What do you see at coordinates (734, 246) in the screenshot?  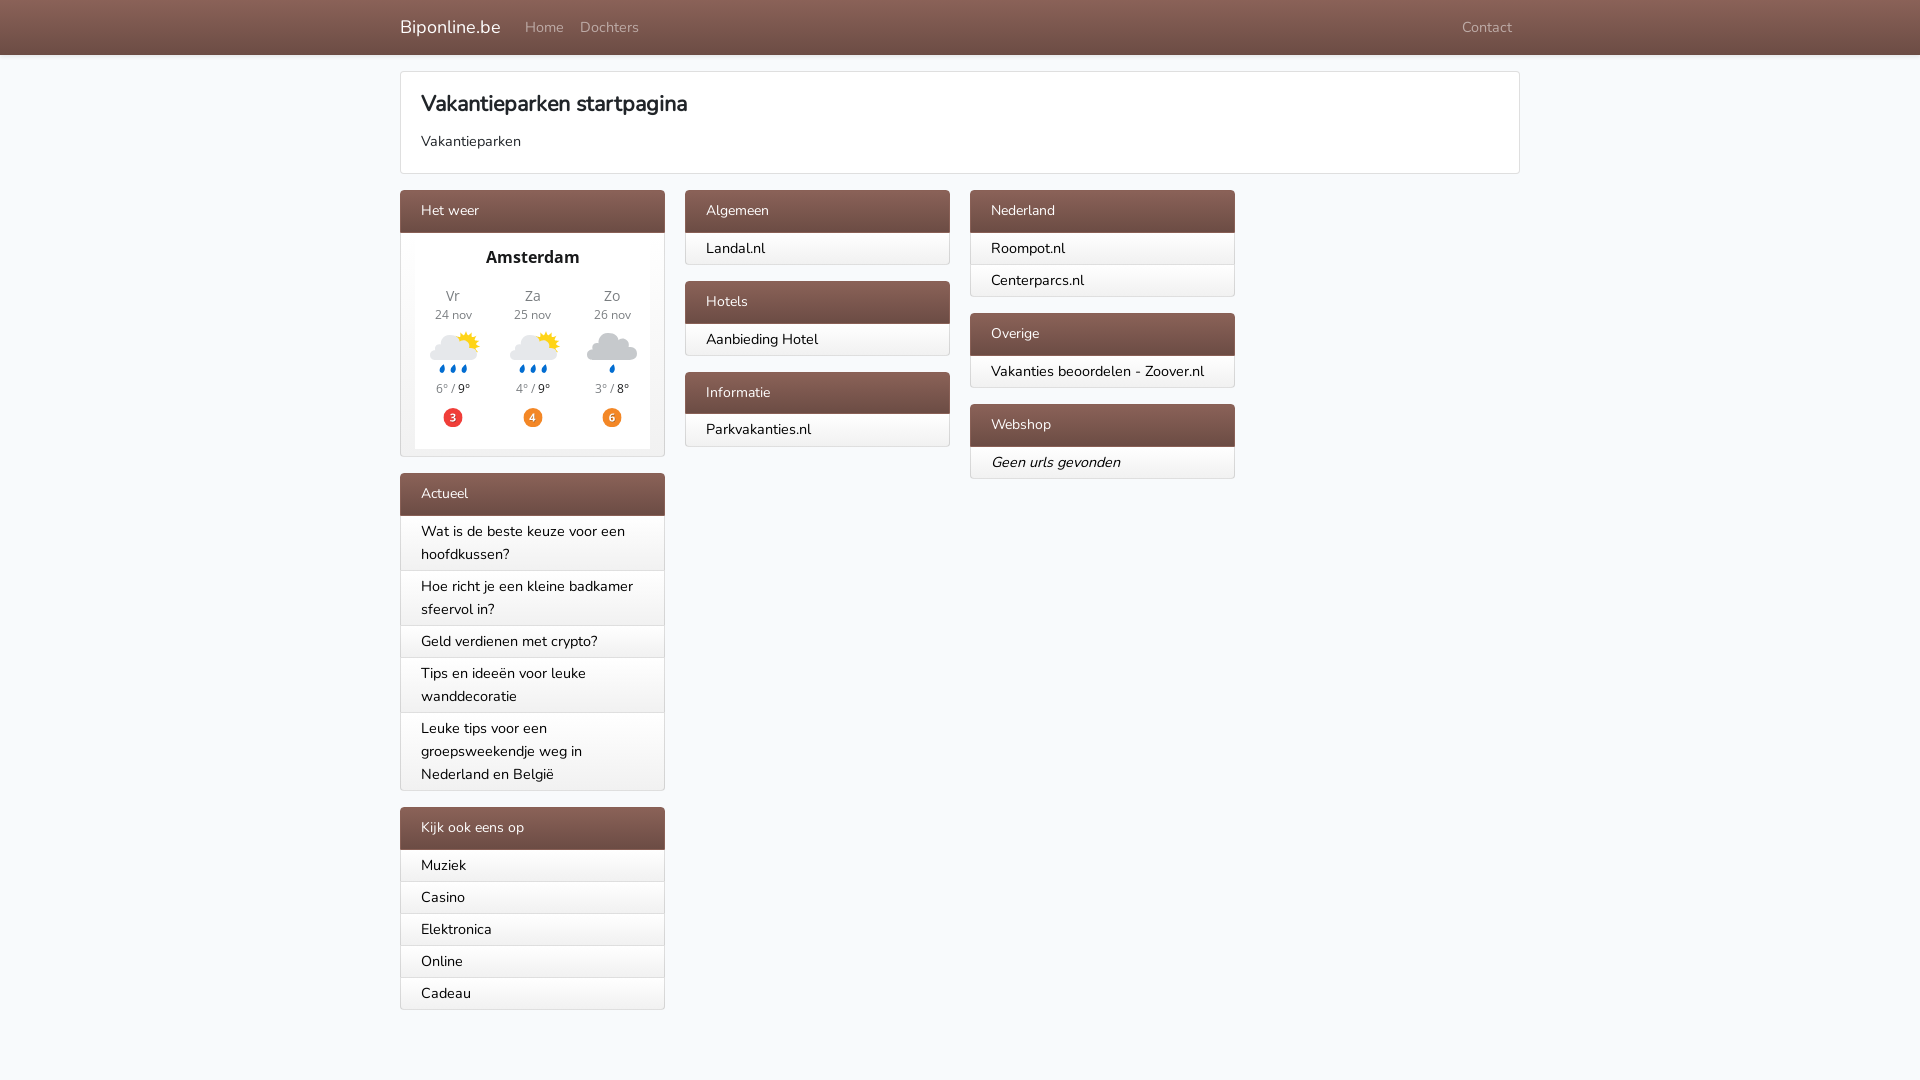 I see `'Landal.nl'` at bounding box center [734, 246].